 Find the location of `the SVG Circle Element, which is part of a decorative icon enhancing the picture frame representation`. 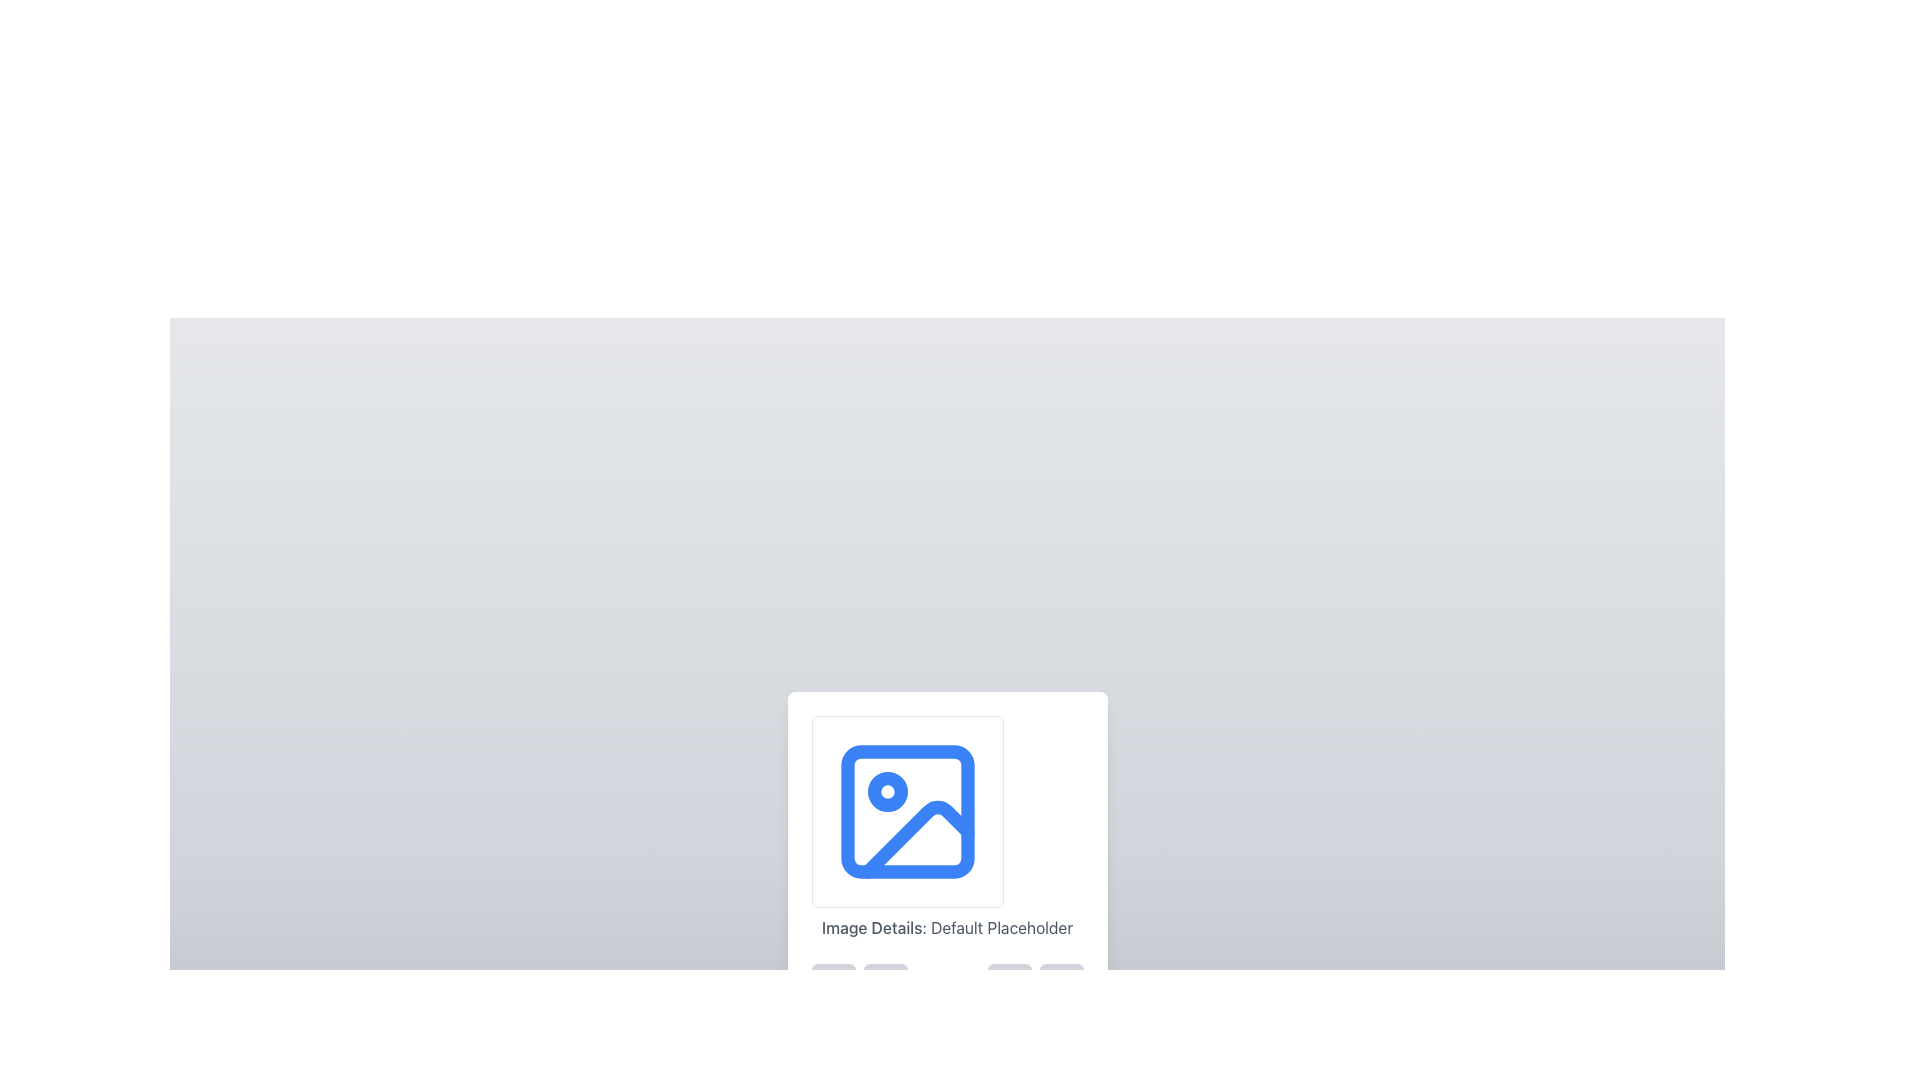

the SVG Circle Element, which is part of a decorative icon enhancing the picture frame representation is located at coordinates (886, 790).